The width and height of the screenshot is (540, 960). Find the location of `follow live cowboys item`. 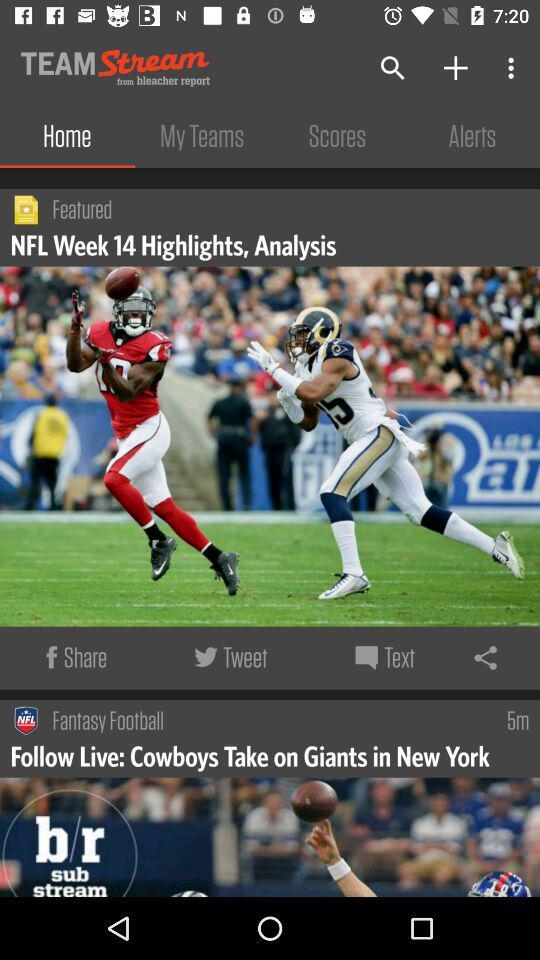

follow live cowboys item is located at coordinates (252, 754).